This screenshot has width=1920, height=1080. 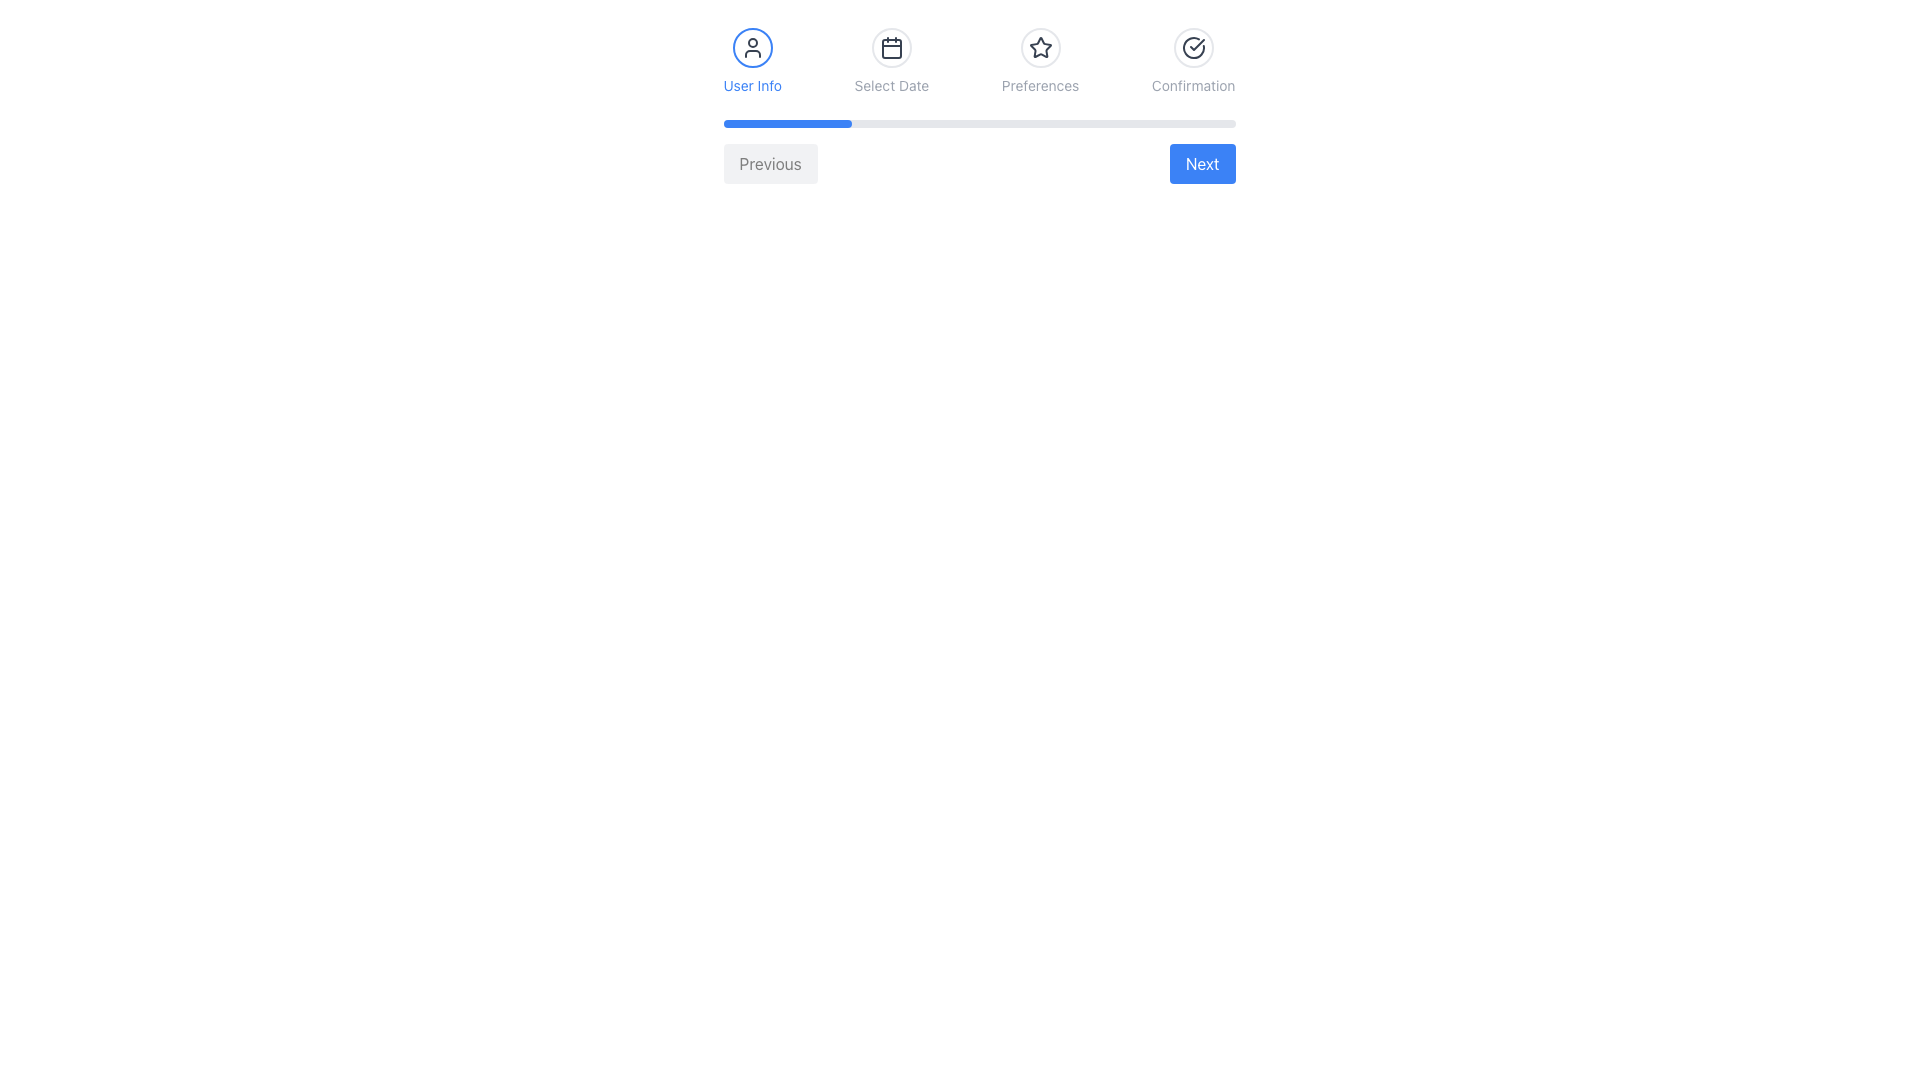 I want to click on the rectangular 'Next' button with a blue background and white text, located on the right side of the layout section, to proceed, so click(x=1201, y=163).